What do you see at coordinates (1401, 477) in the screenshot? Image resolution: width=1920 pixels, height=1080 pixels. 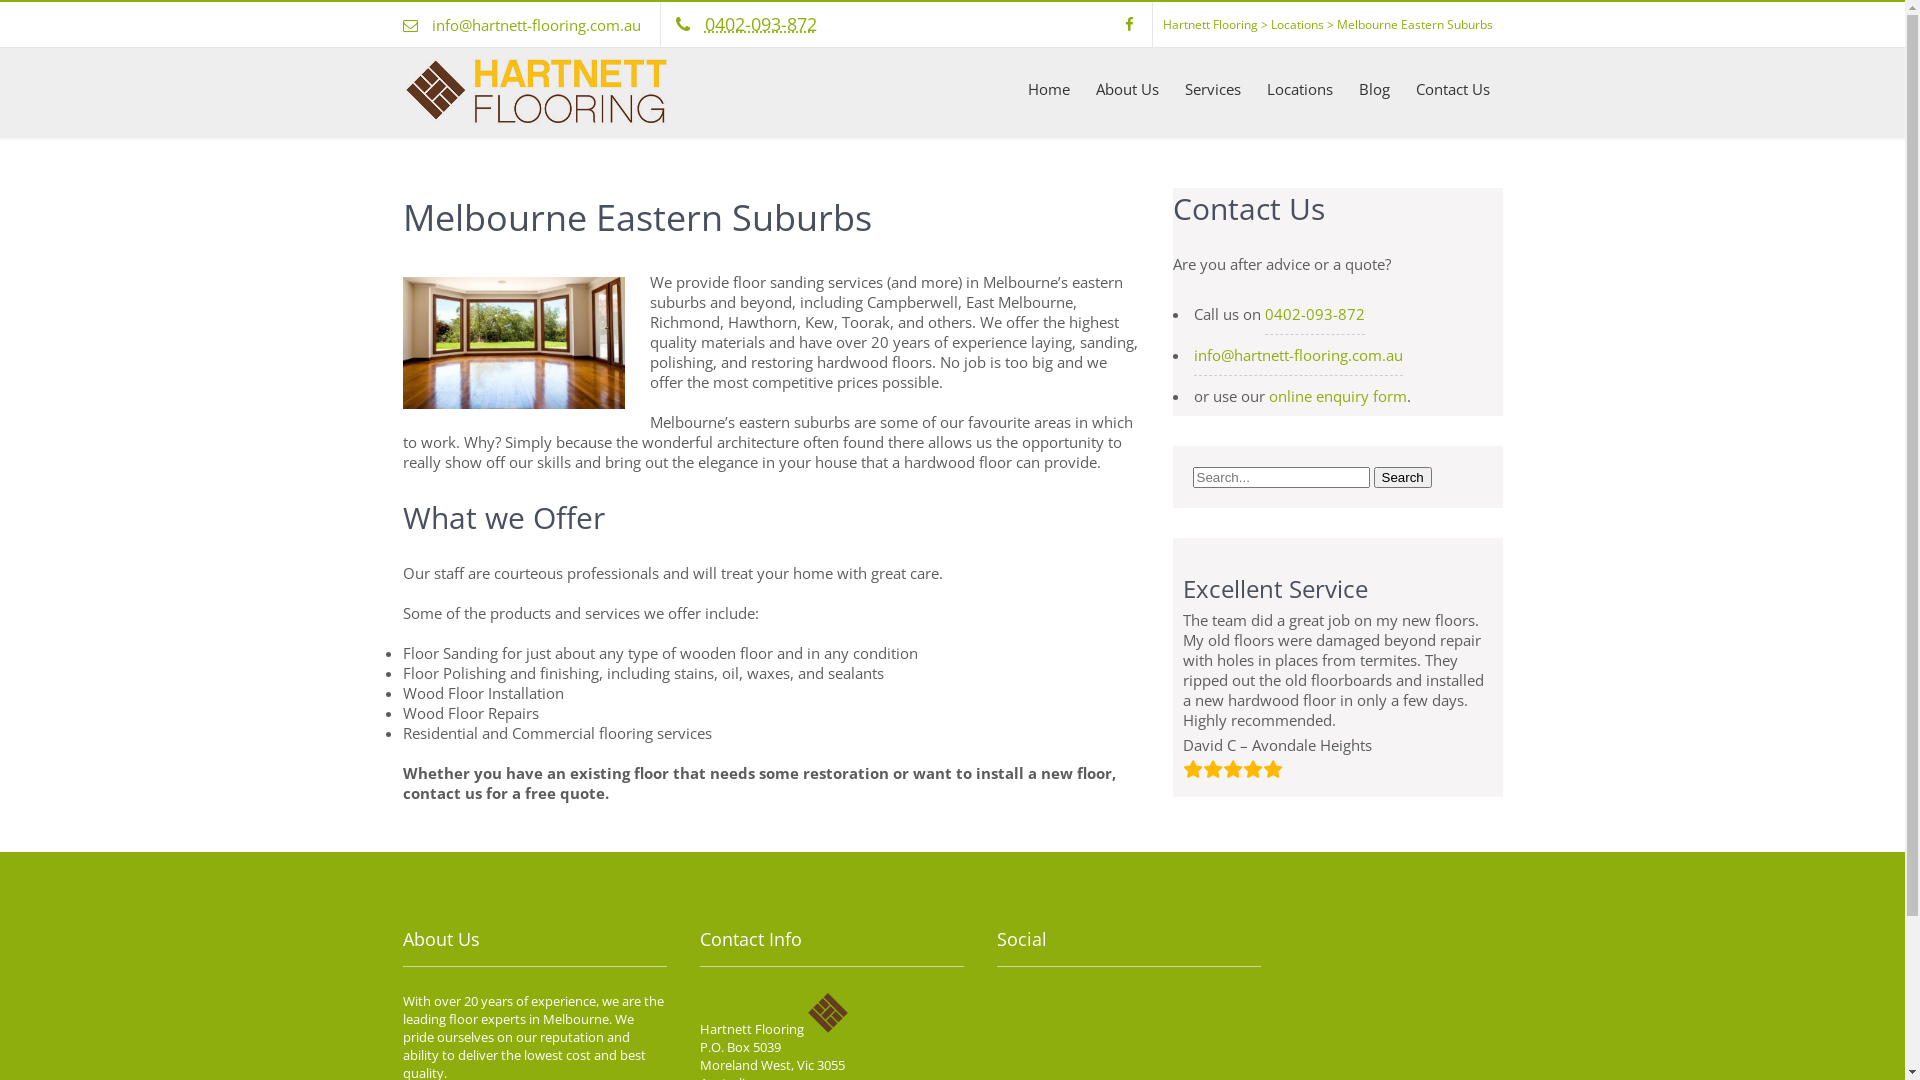 I see `'Search'` at bounding box center [1401, 477].